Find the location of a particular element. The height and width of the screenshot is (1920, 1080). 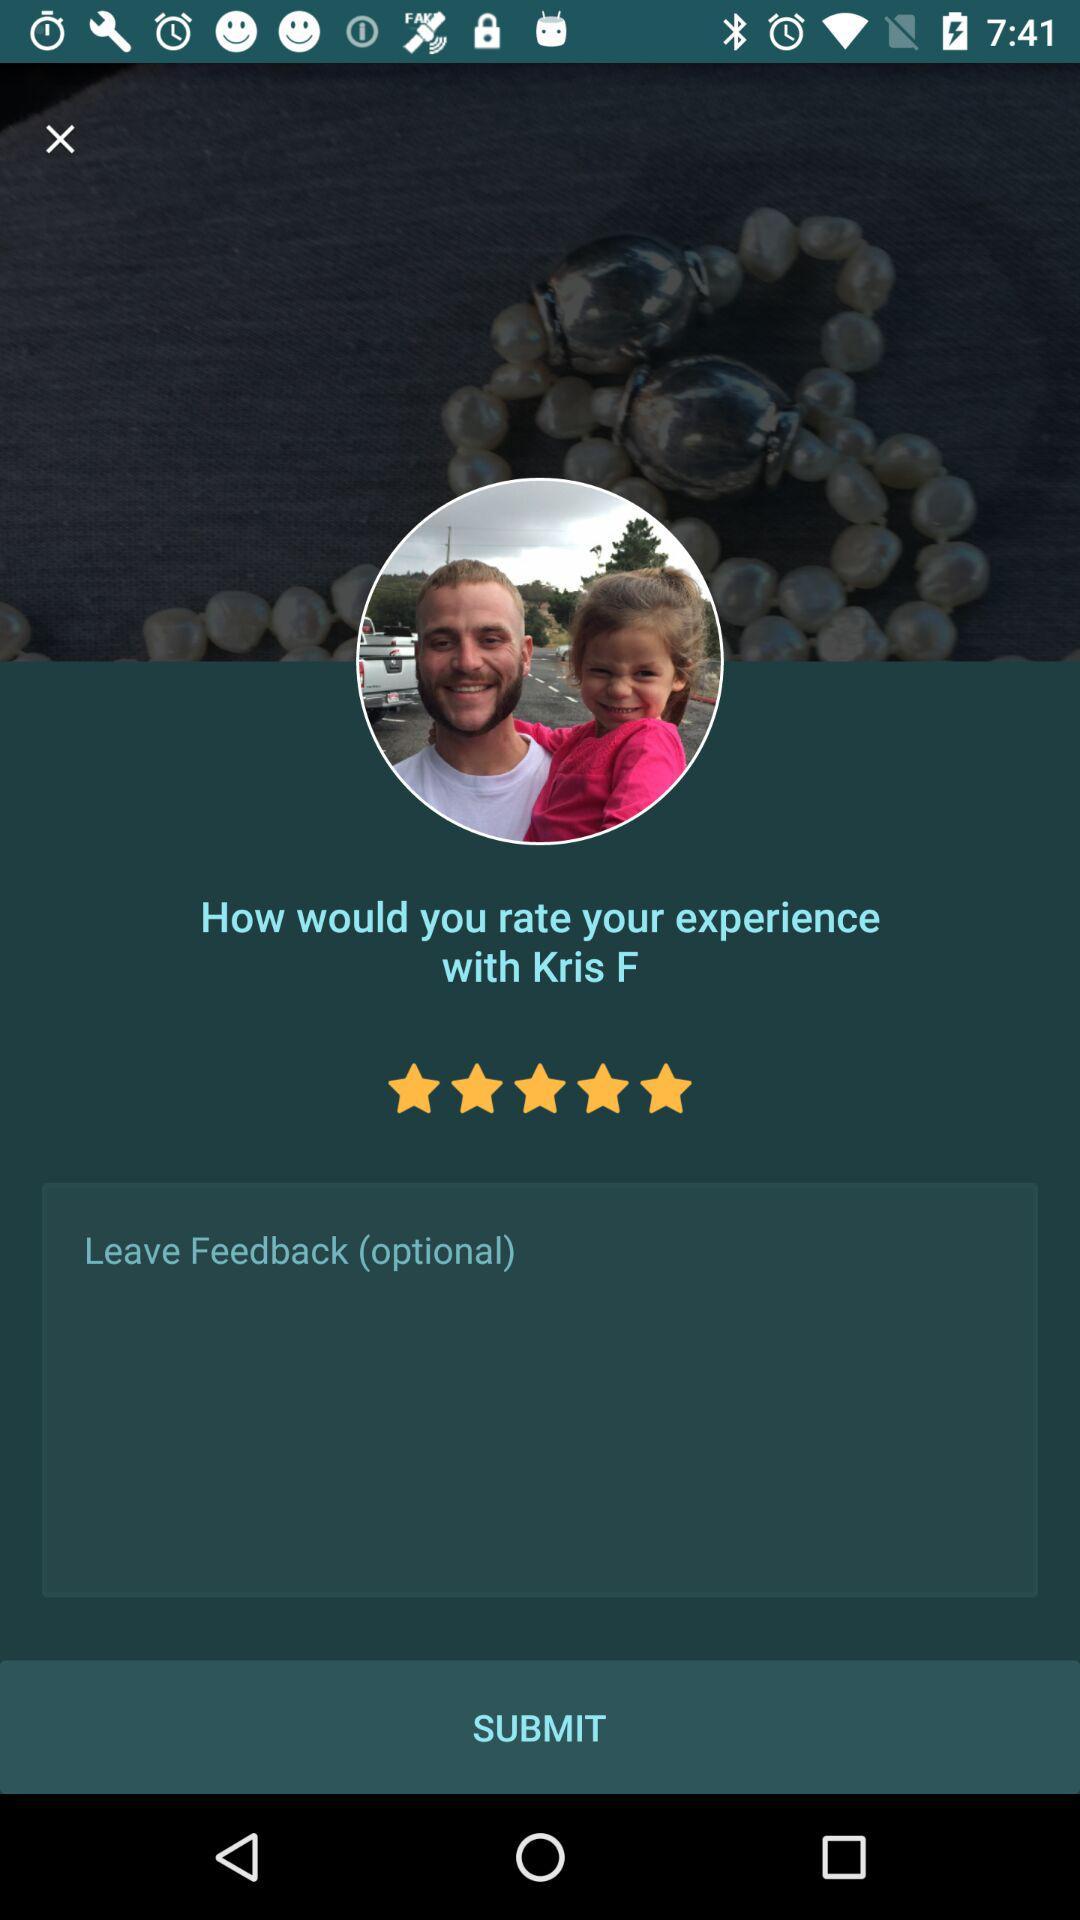

click ratings is located at coordinates (477, 1087).